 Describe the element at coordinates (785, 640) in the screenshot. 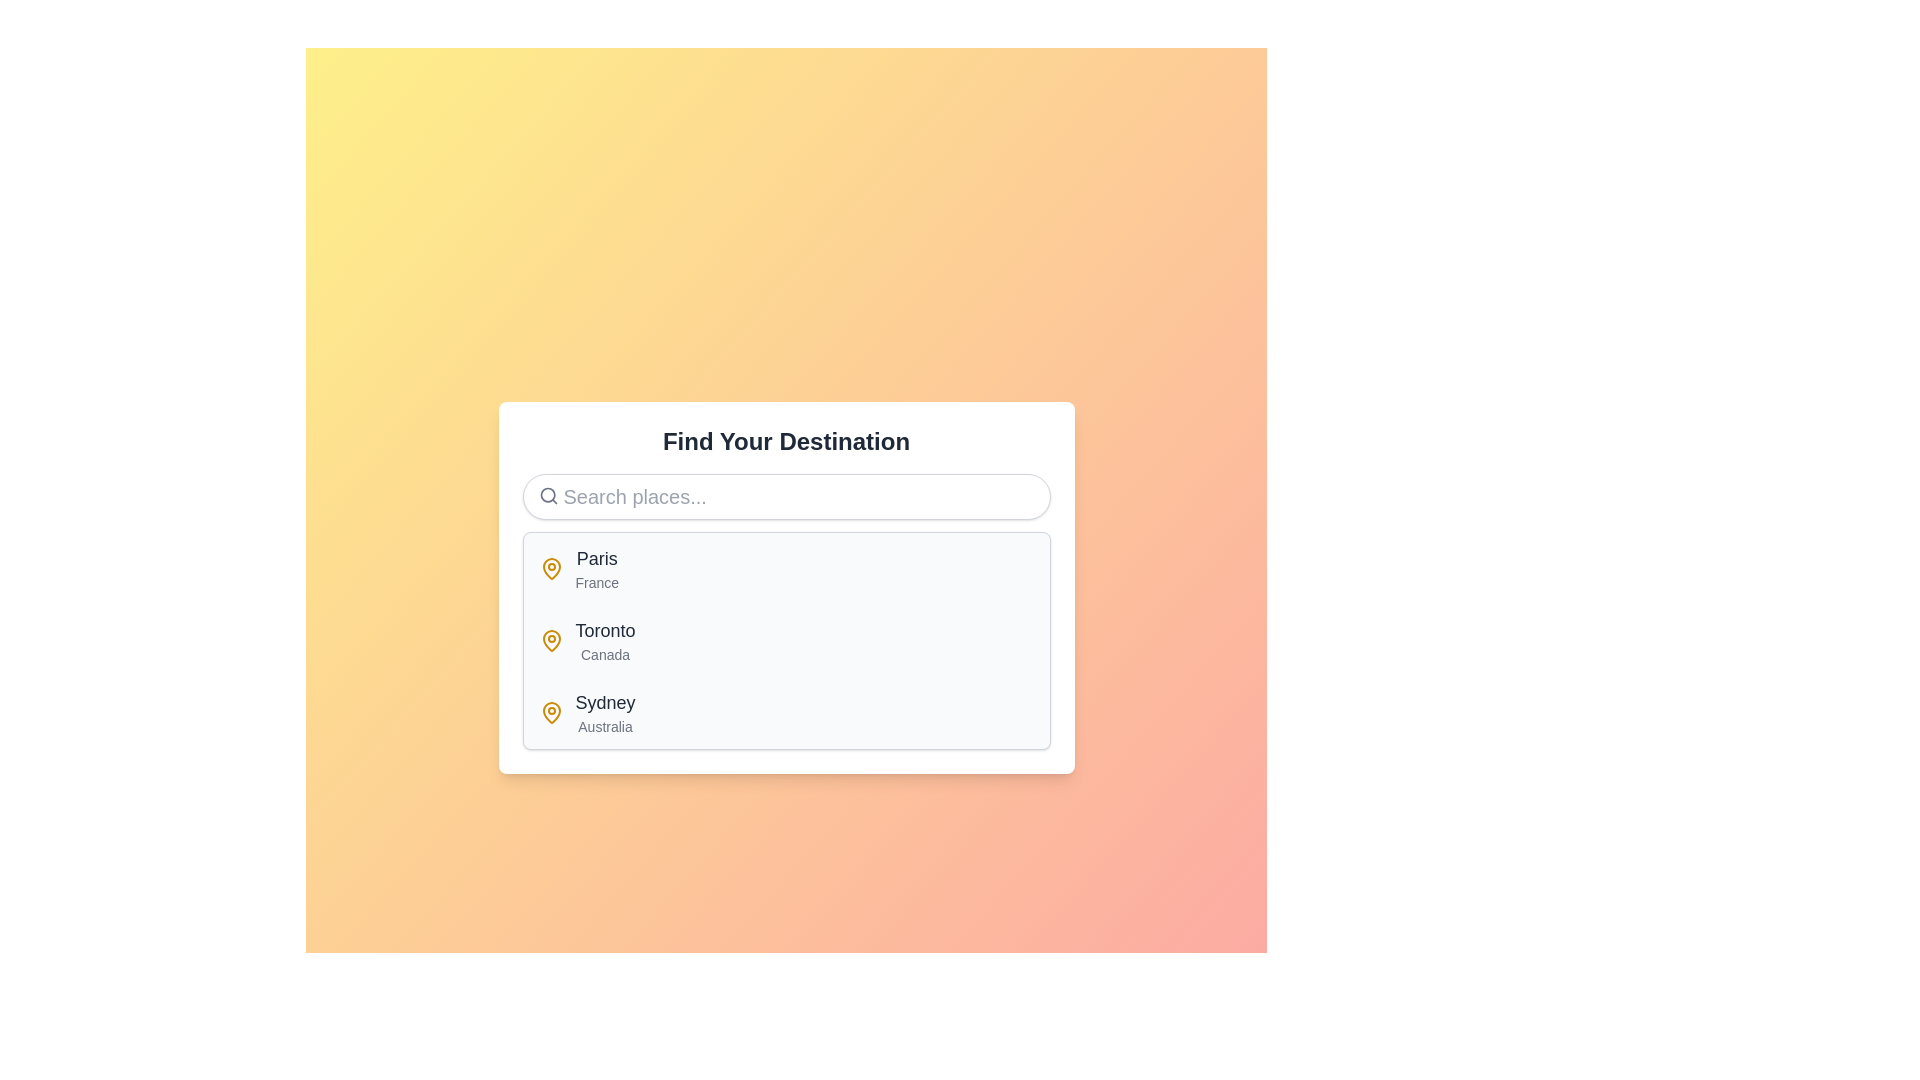

I see `the row containing location options in the 'Find Your Destination' section` at that location.